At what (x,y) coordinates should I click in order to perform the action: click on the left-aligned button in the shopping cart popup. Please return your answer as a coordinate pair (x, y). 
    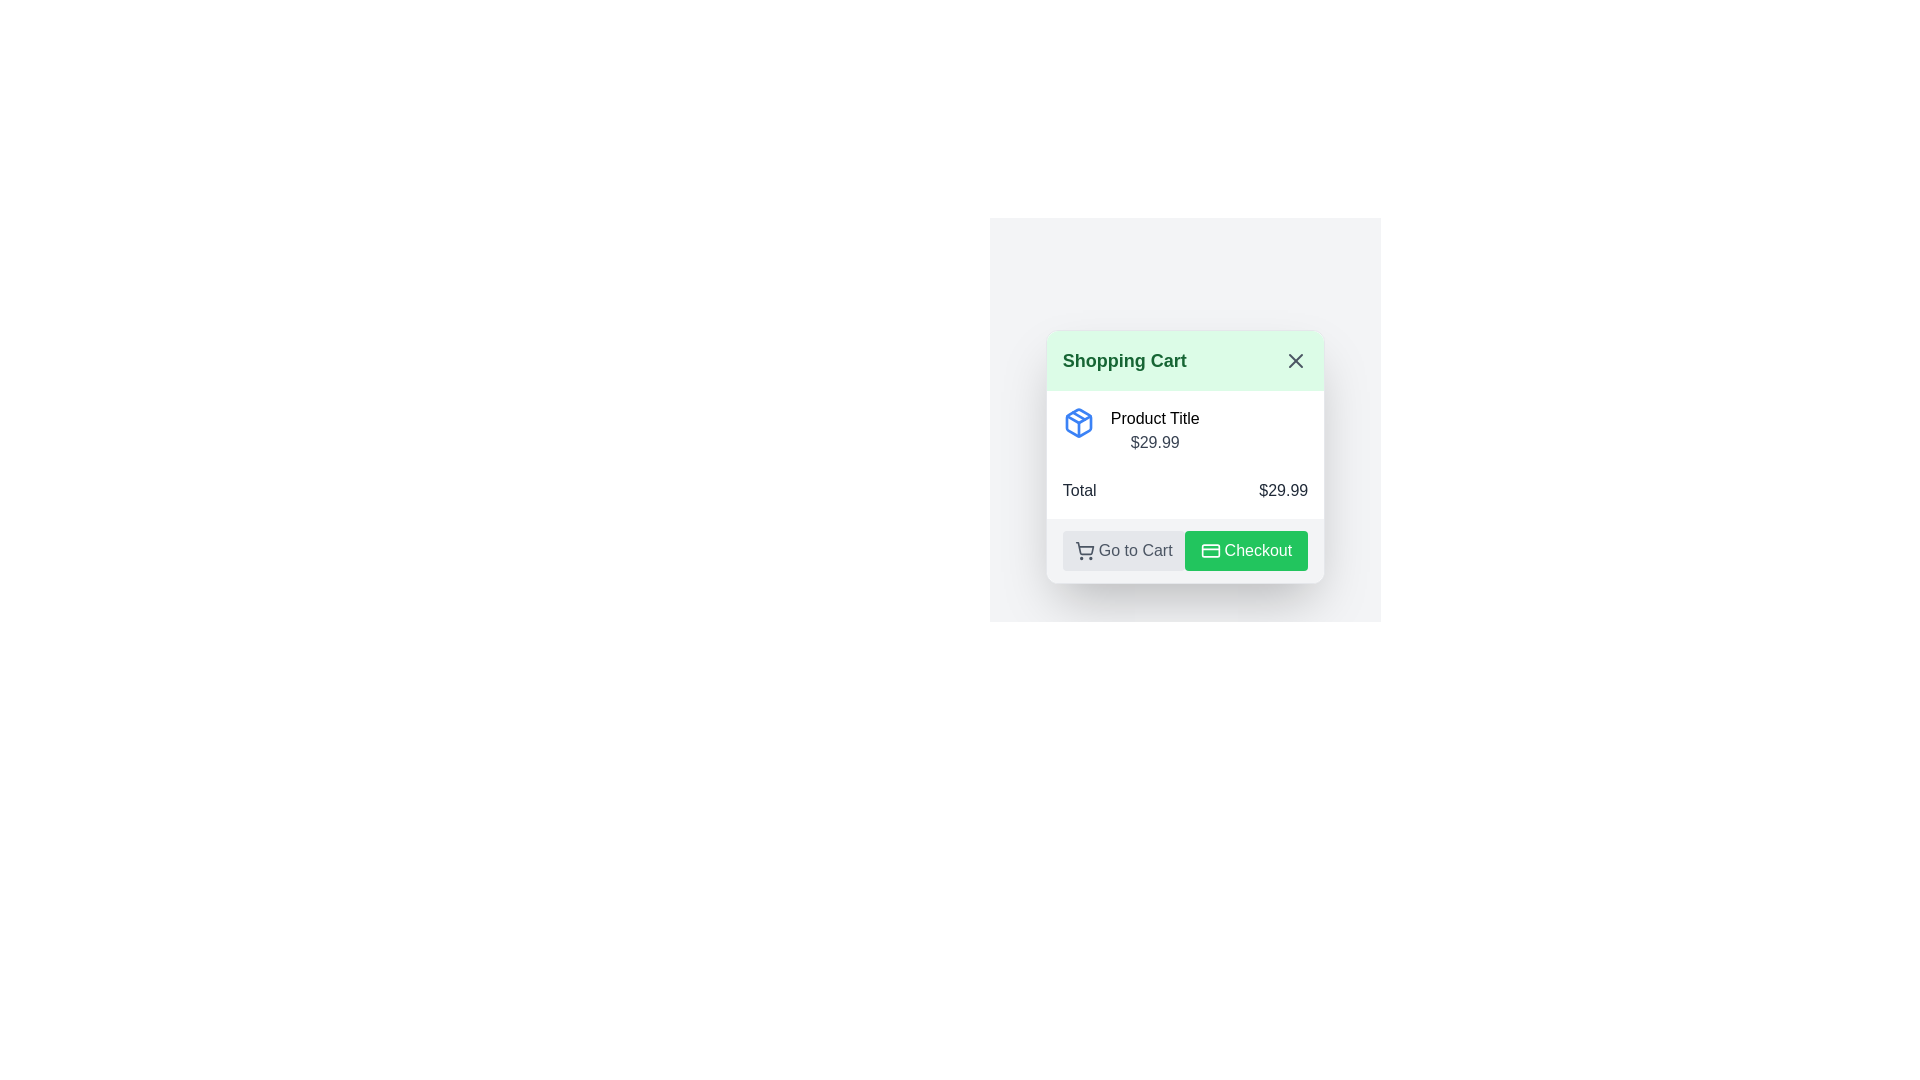
    Looking at the image, I should click on (1123, 551).